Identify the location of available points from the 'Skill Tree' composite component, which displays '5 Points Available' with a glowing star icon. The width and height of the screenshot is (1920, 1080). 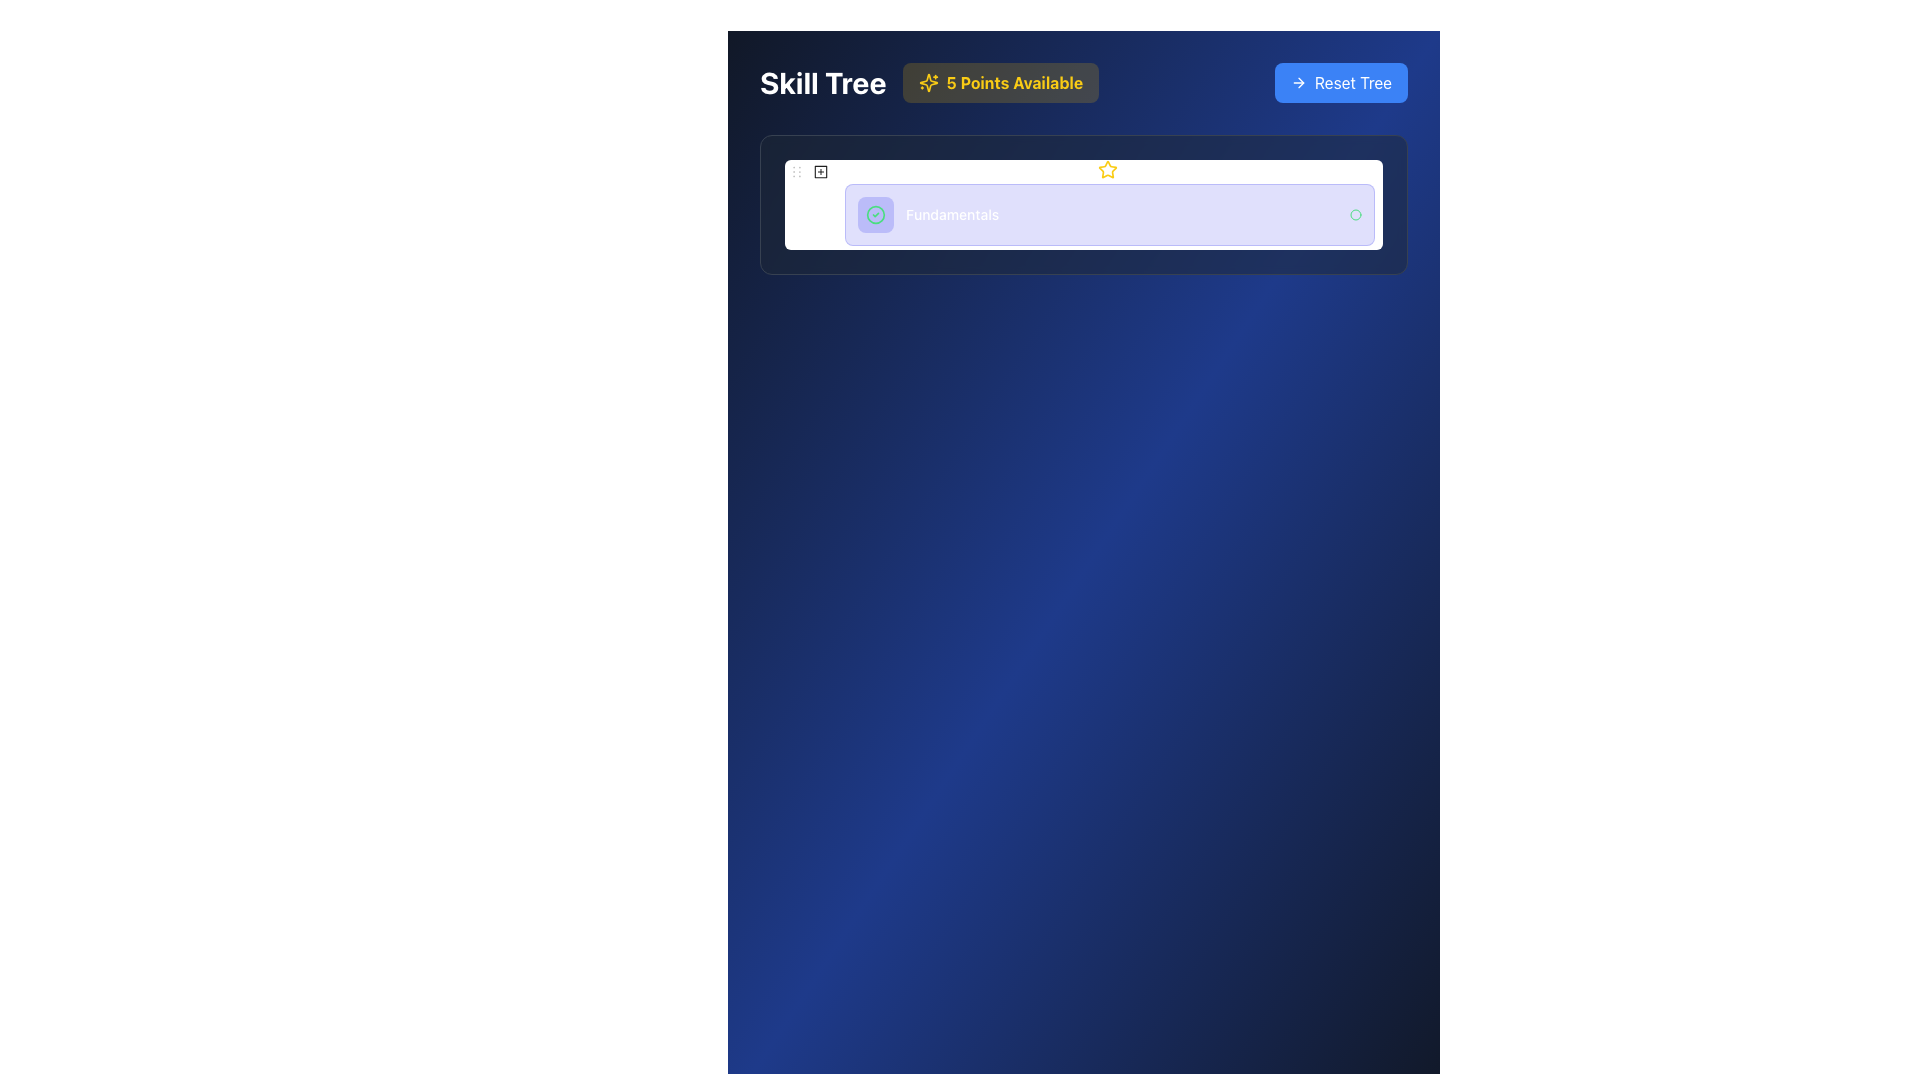
(928, 82).